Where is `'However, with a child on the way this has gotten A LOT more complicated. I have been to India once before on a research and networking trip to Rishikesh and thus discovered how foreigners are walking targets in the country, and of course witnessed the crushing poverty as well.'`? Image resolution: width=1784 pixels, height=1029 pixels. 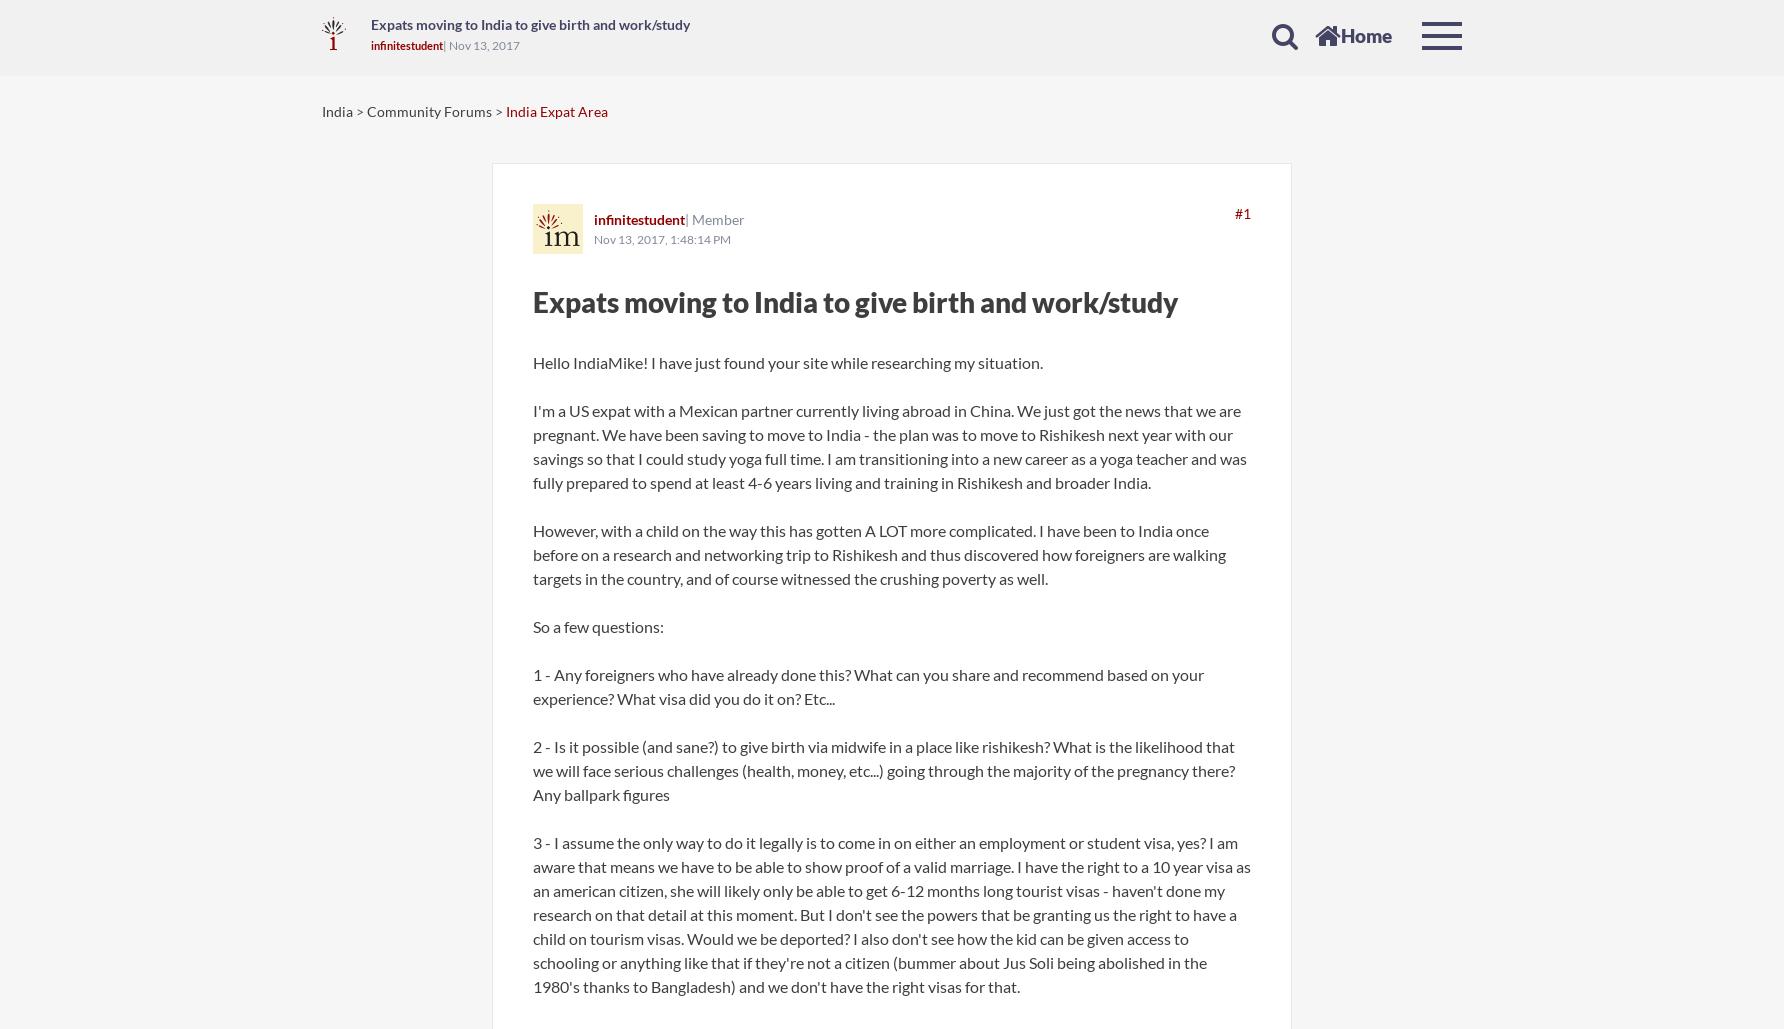 'However, with a child on the way this has gotten A LOT more complicated. I have been to India once before on a research and networking trip to Rishikesh and thus discovered how foreigners are walking targets in the country, and of course witnessed the crushing poverty as well.' is located at coordinates (878, 552).